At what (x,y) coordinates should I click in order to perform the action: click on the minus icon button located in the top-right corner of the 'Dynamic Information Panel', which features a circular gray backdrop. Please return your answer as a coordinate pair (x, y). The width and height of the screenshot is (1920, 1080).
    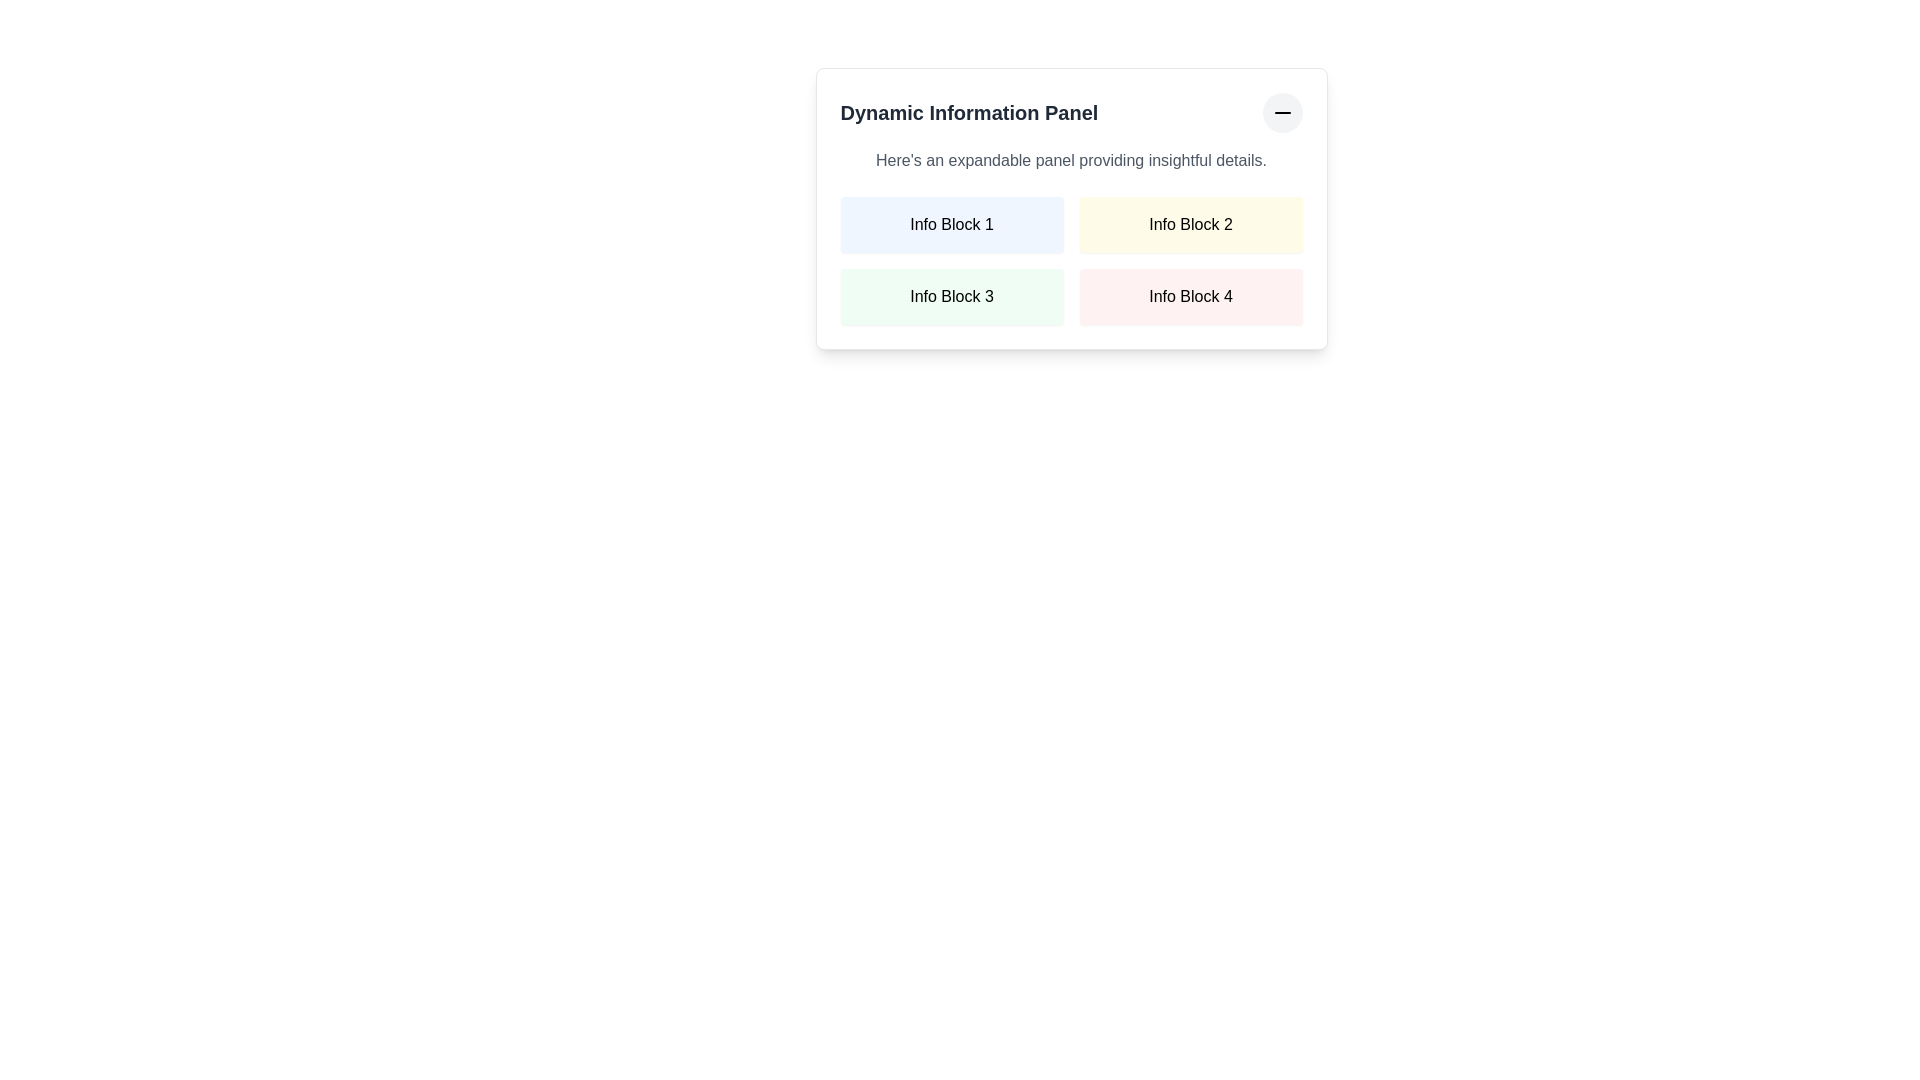
    Looking at the image, I should click on (1282, 112).